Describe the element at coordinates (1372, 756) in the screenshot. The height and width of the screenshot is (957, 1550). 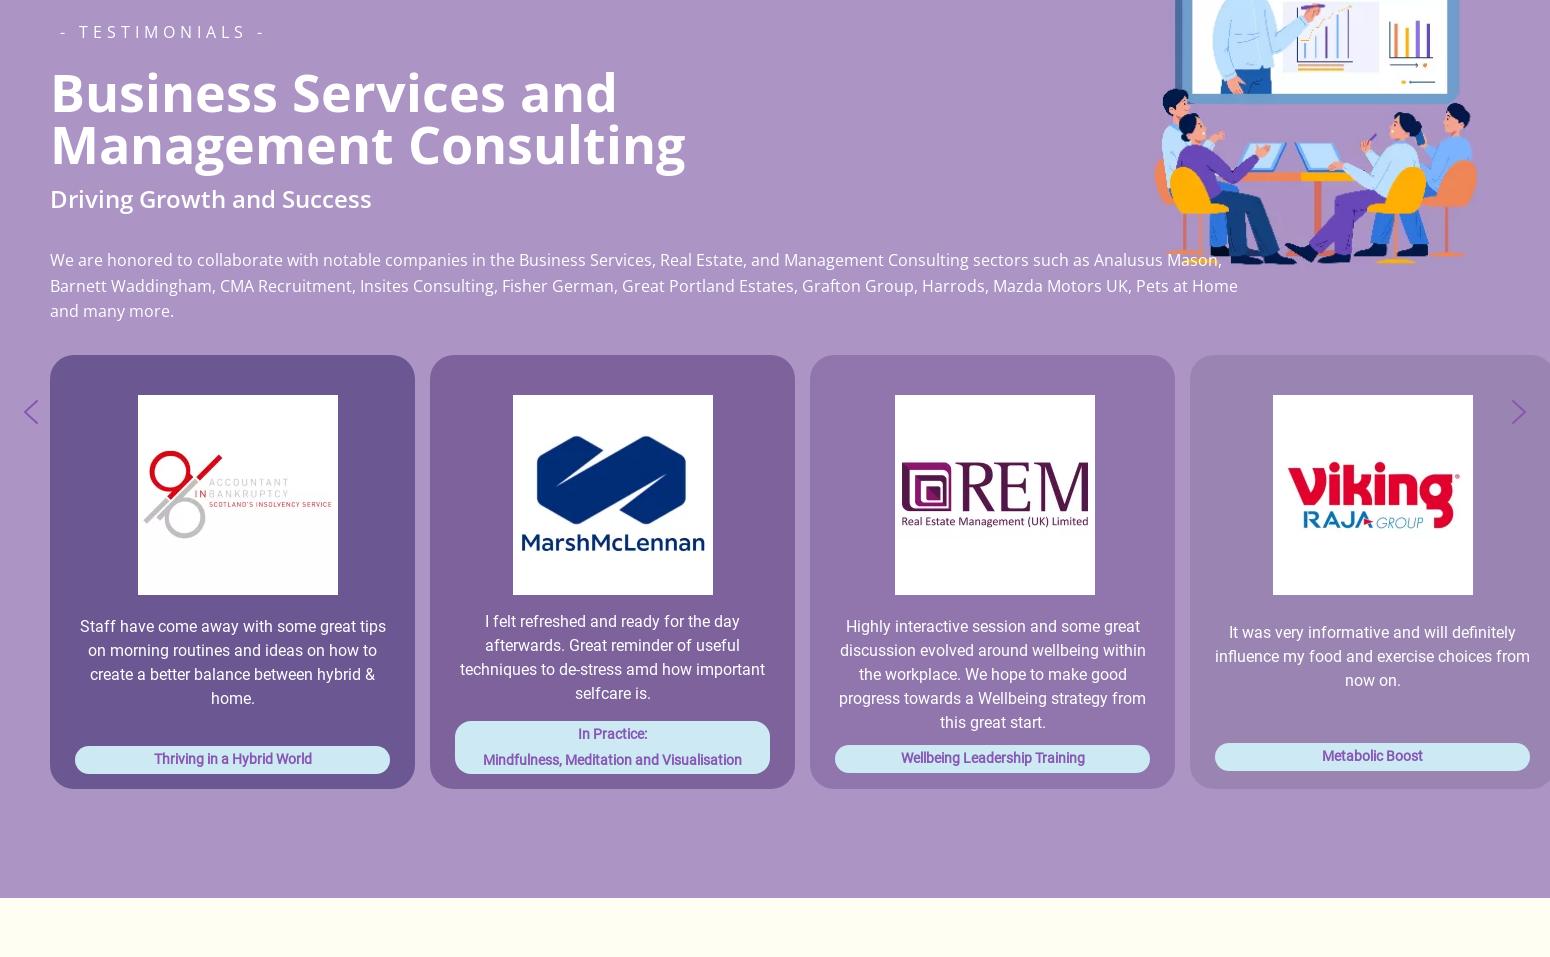
I see `'Metabolic Boost'` at that location.